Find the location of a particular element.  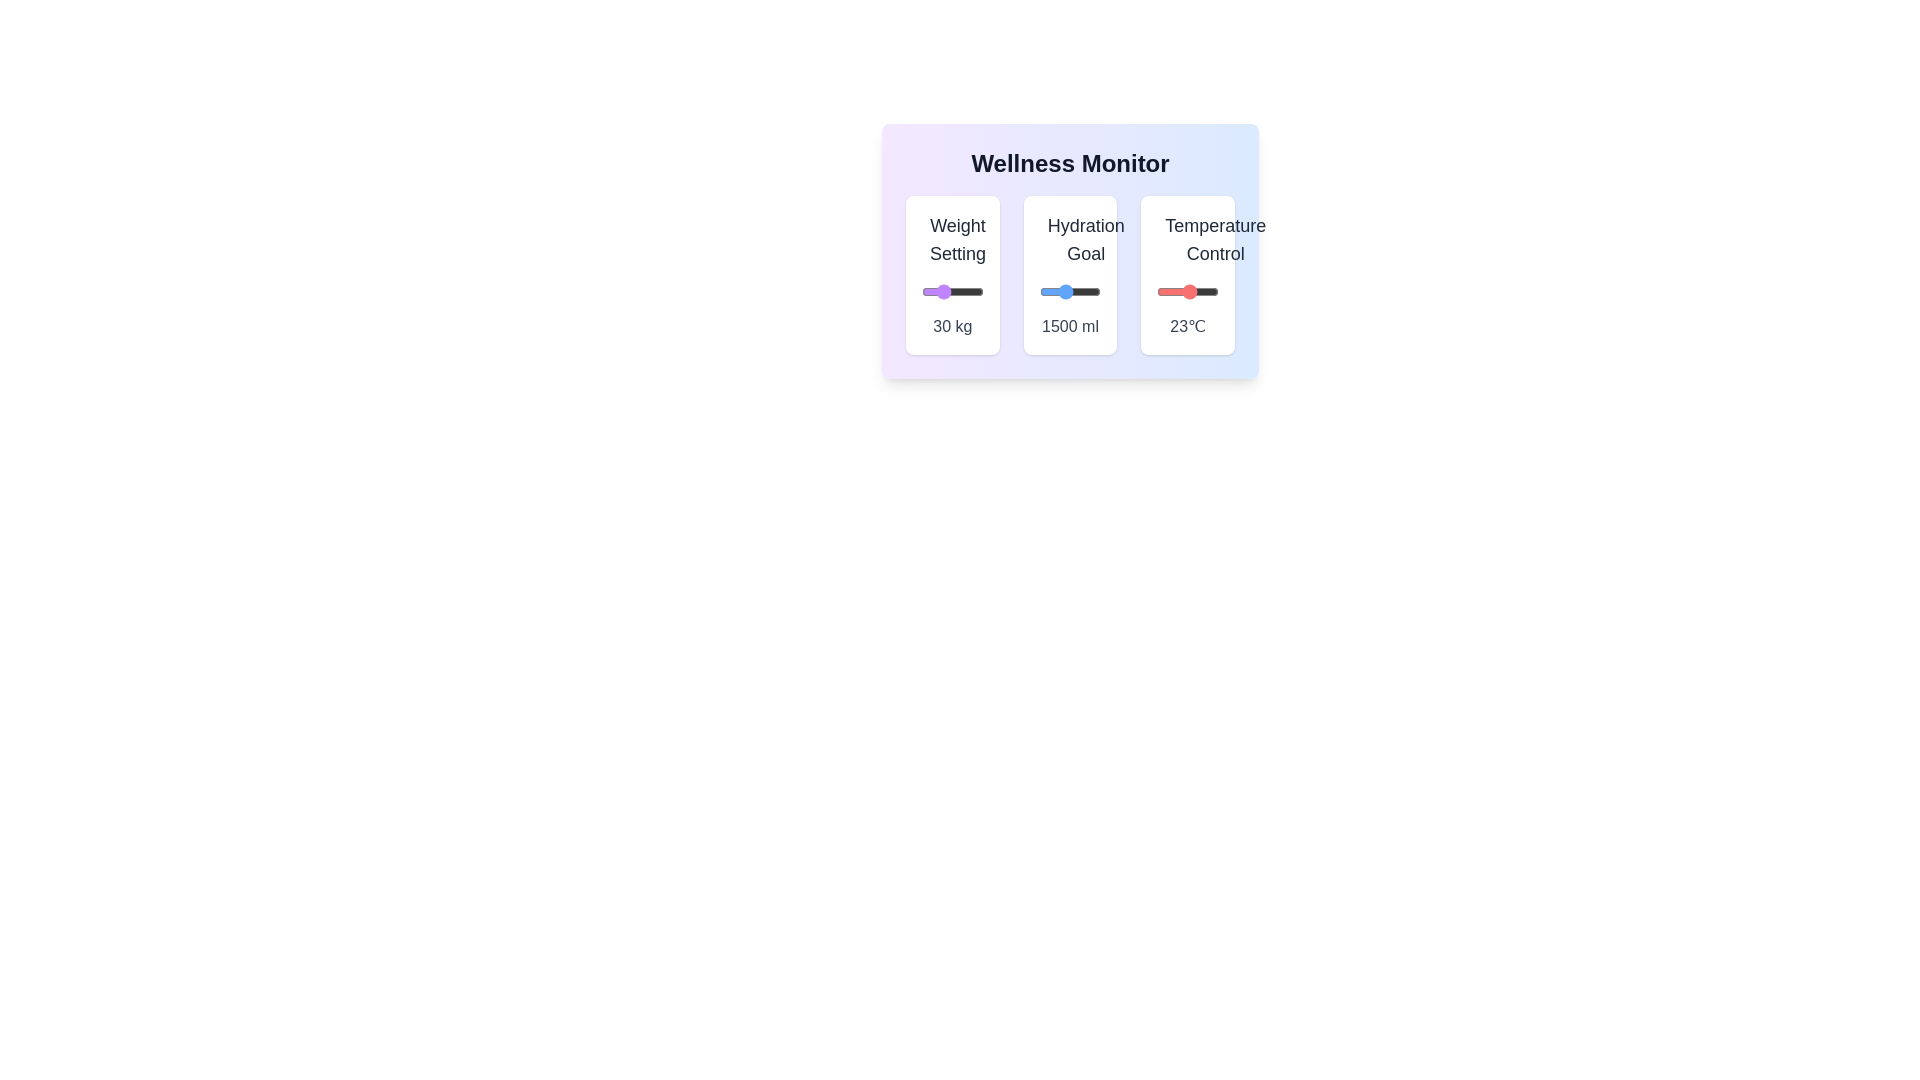

weight is located at coordinates (943, 292).